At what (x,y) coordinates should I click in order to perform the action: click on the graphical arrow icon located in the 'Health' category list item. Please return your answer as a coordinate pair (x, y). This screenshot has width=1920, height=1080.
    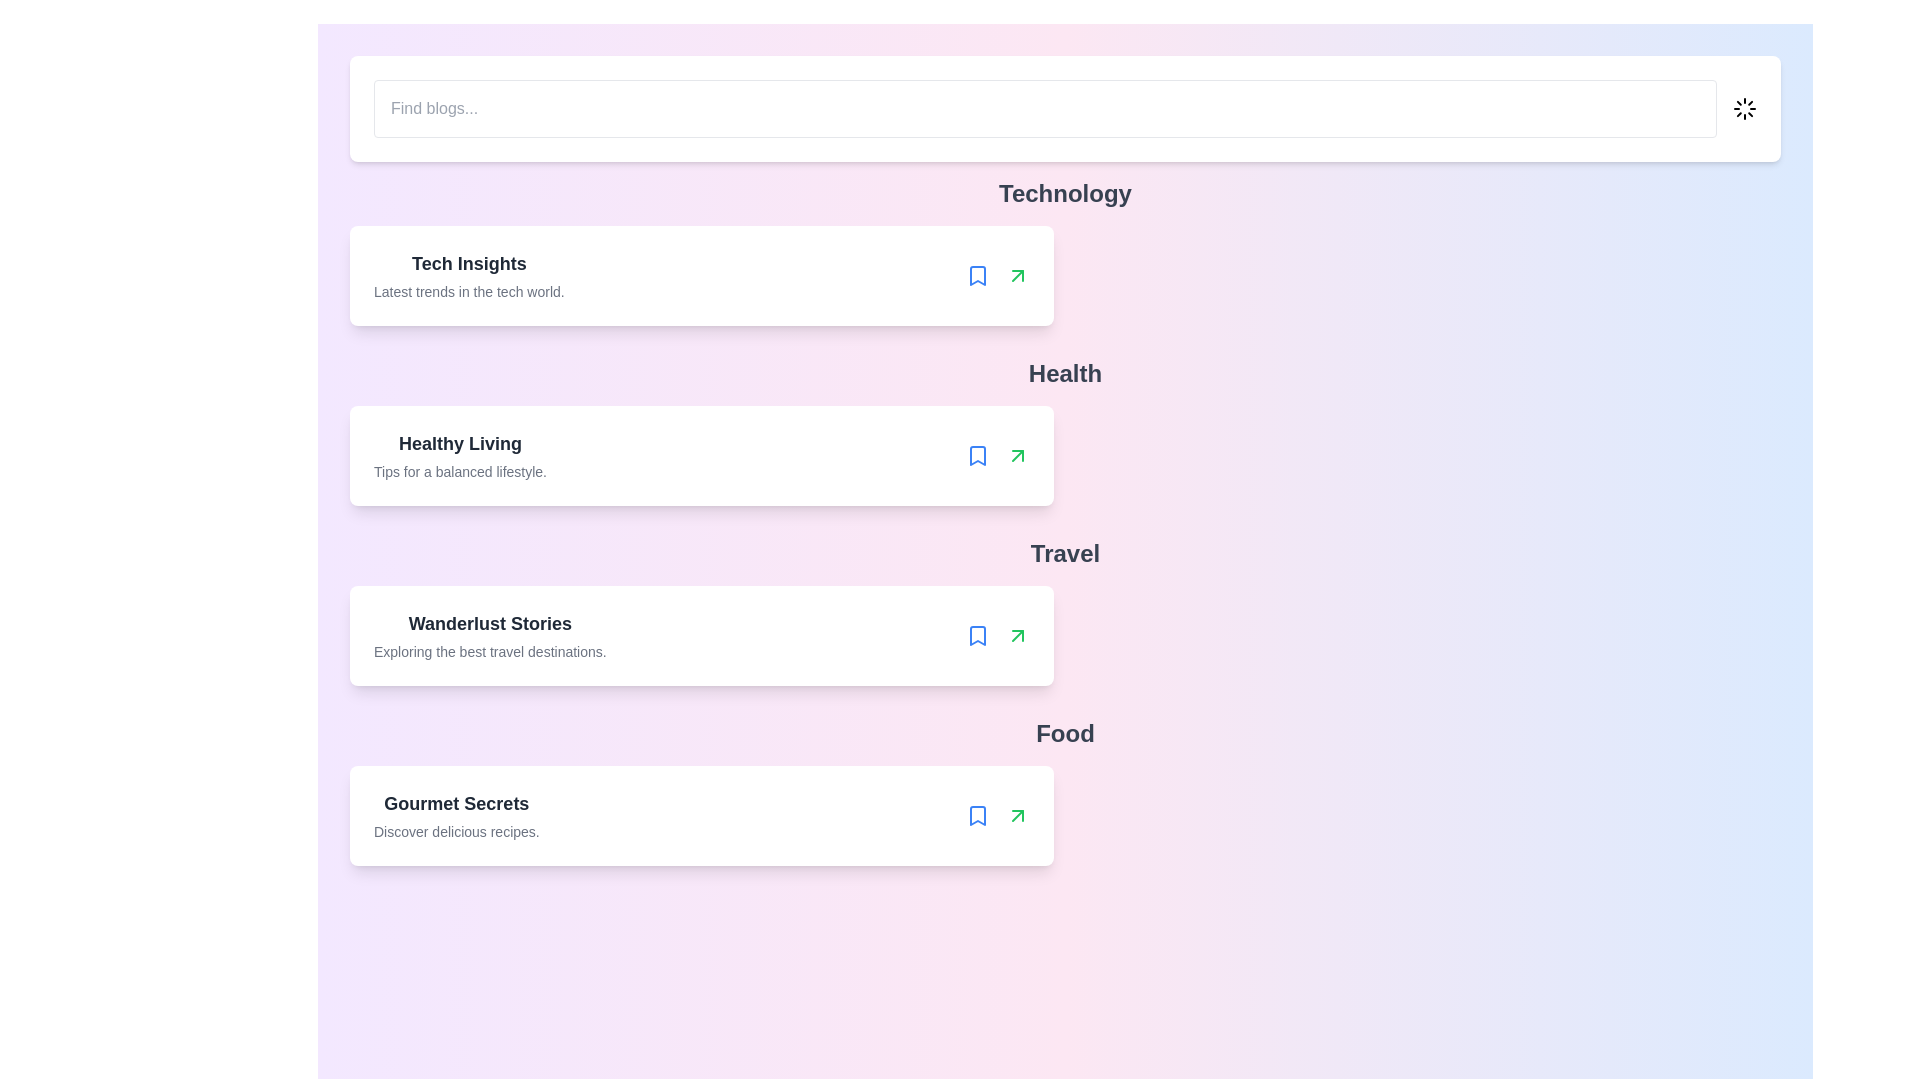
    Looking at the image, I should click on (1017, 455).